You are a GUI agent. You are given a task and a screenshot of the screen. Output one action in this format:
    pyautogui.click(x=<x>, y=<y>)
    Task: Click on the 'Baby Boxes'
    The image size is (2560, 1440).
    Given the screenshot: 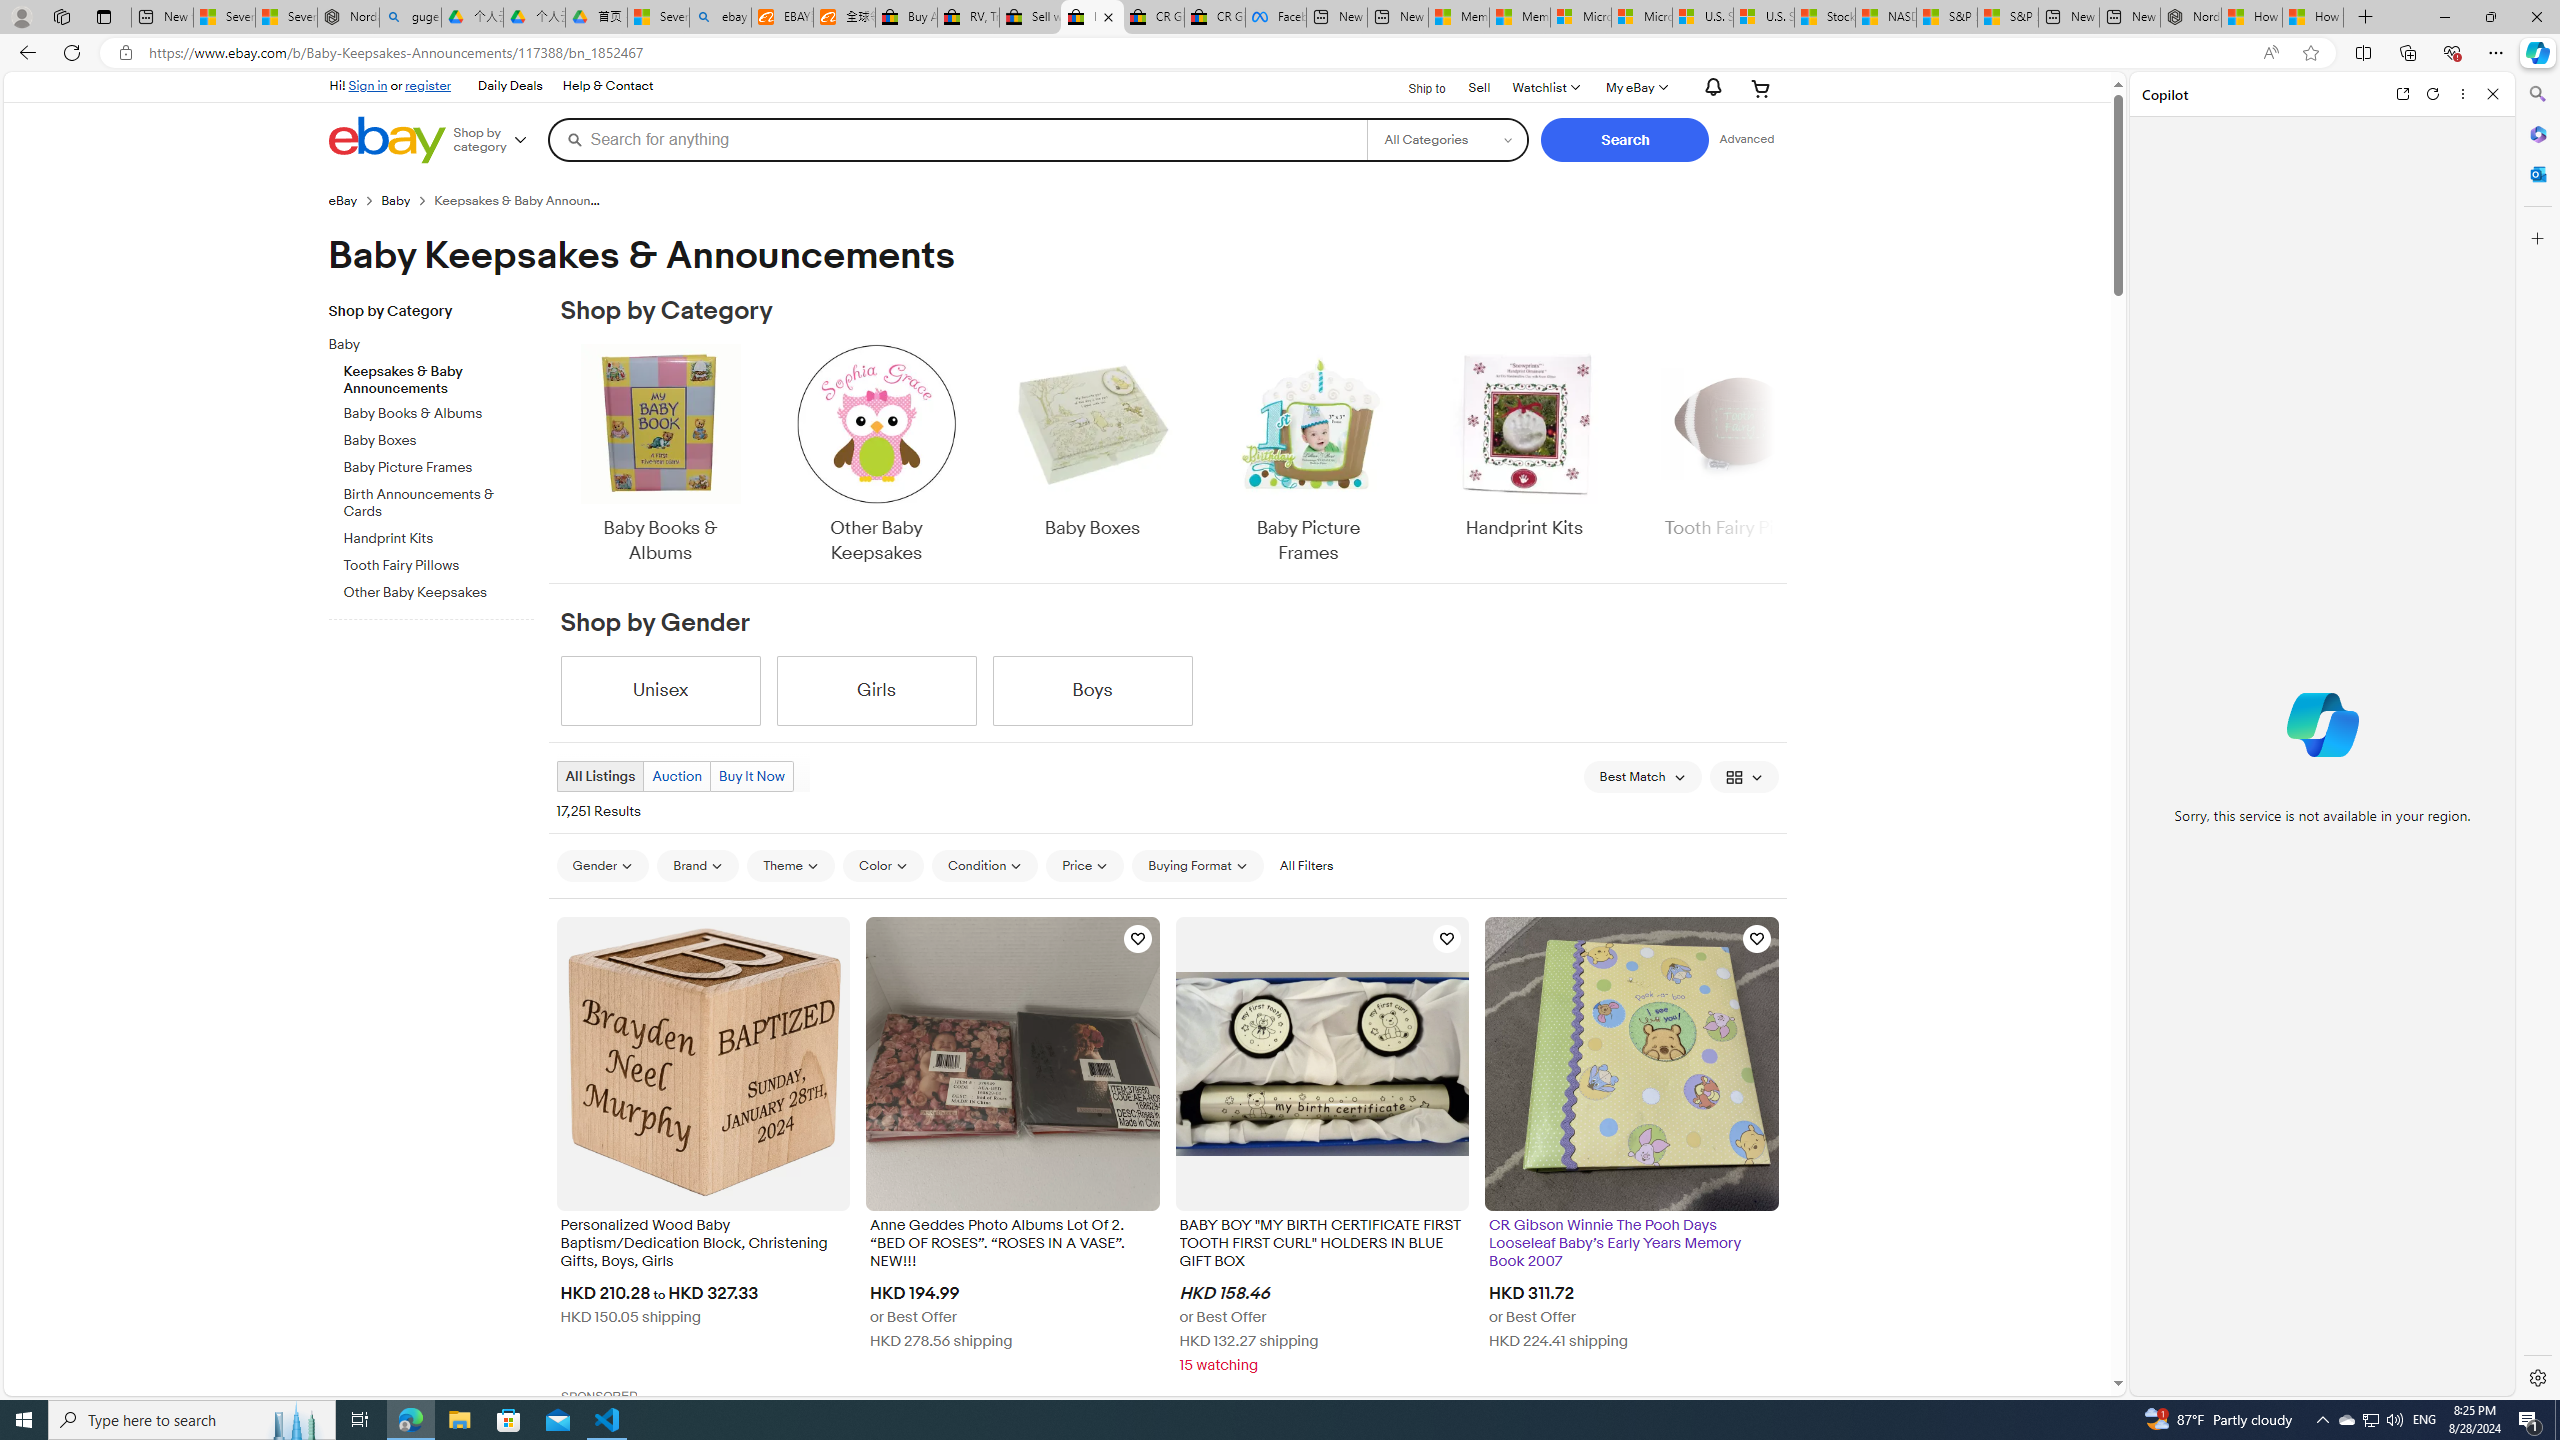 What is the action you would take?
    pyautogui.click(x=1092, y=455)
    